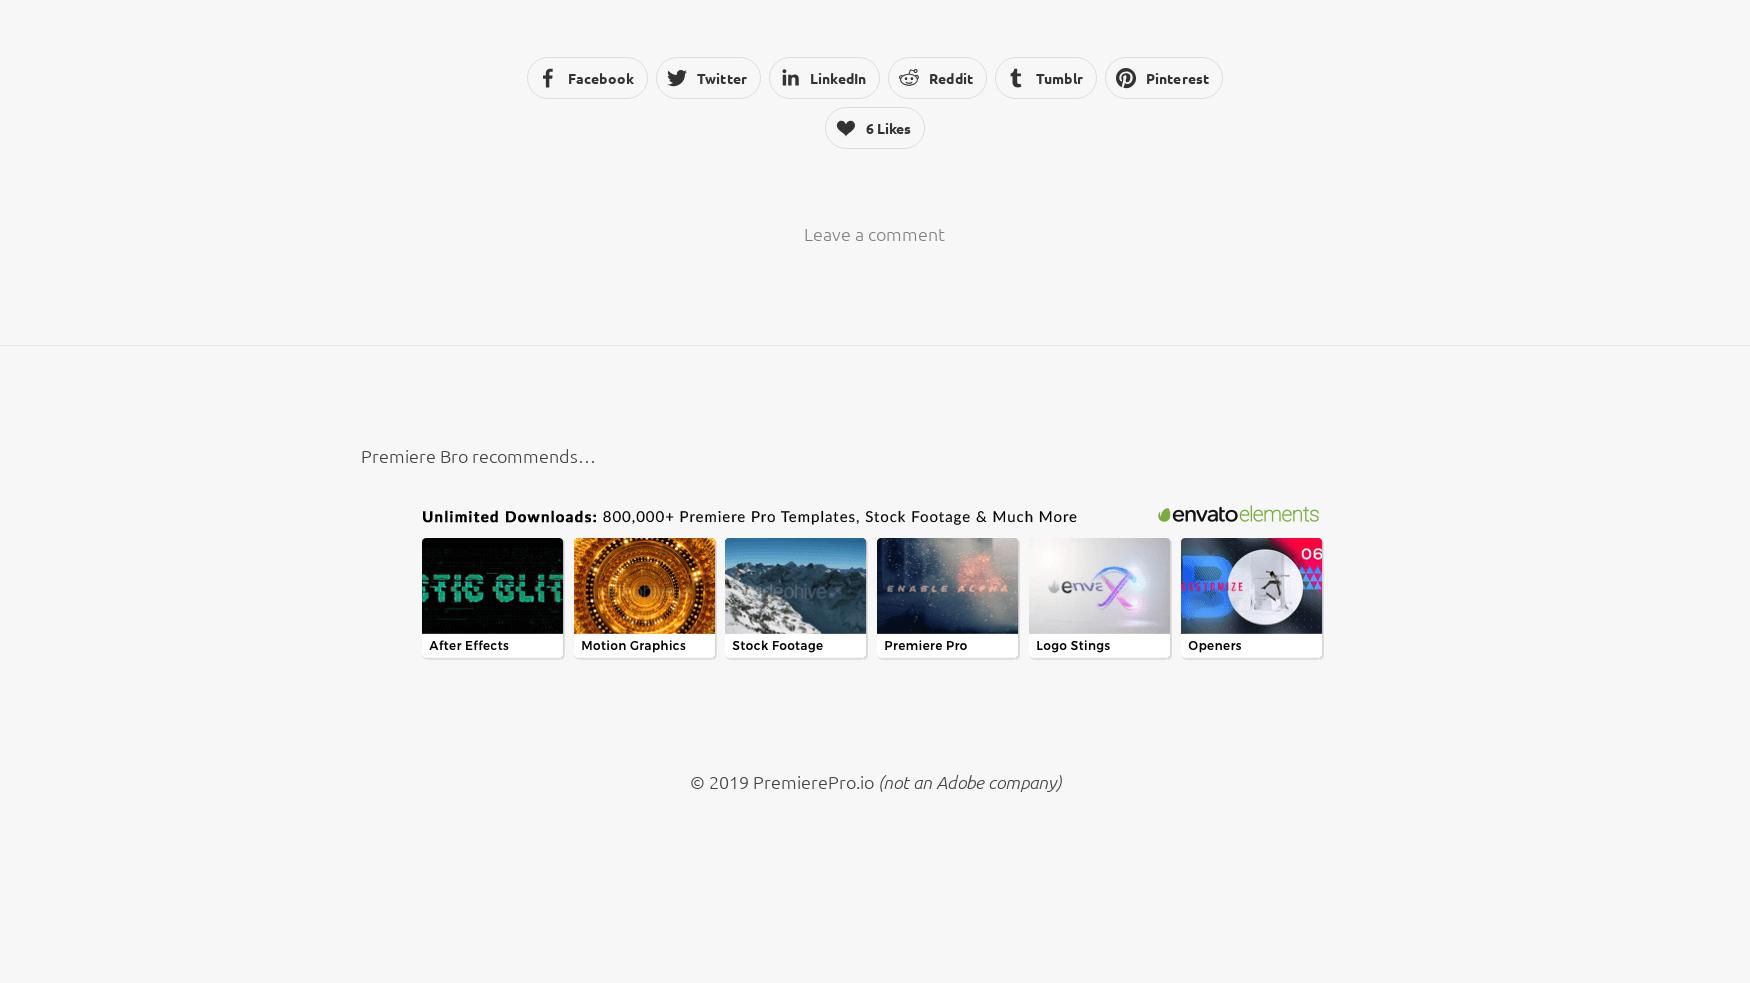 This screenshot has width=1750, height=983. Describe the element at coordinates (600, 76) in the screenshot. I see `'Facebook'` at that location.